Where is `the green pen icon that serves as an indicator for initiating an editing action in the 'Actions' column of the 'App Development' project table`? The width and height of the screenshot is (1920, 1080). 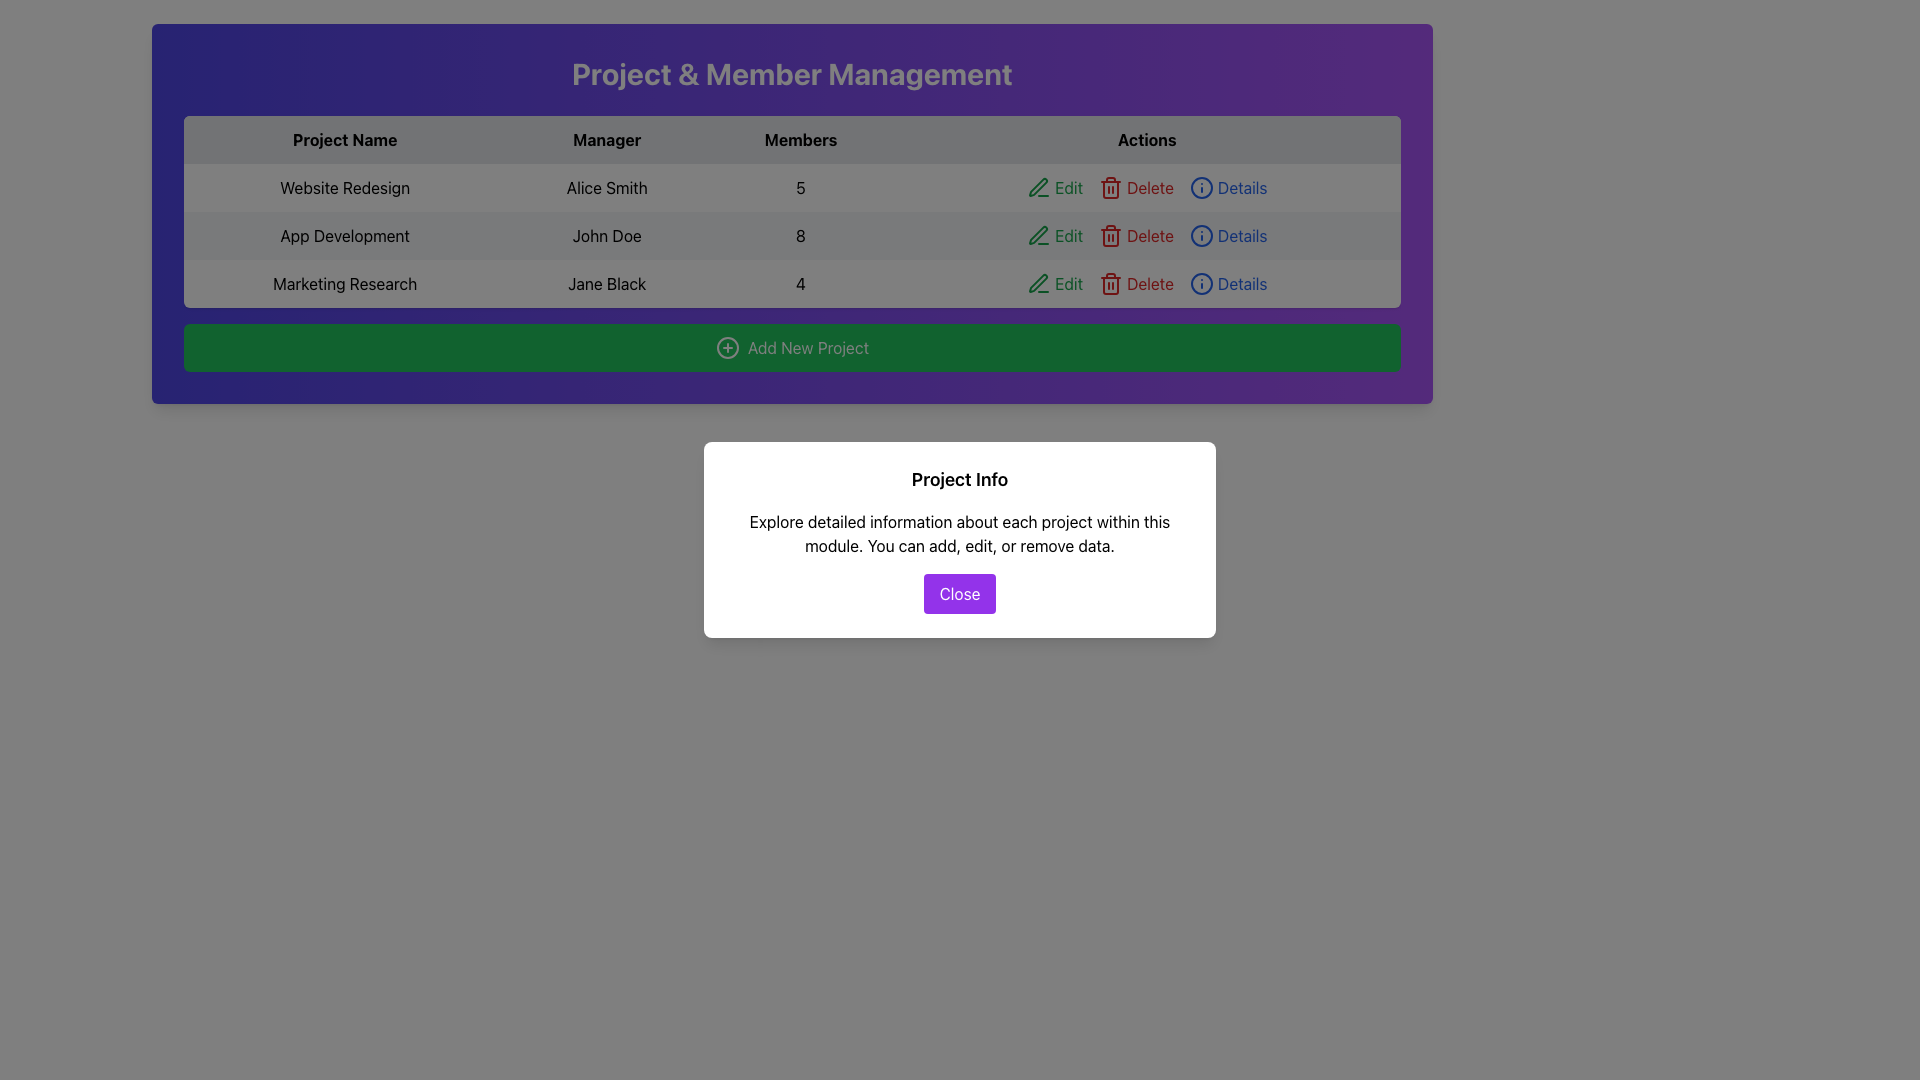 the green pen icon that serves as an indicator for initiating an editing action in the 'Actions' column of the 'App Development' project table is located at coordinates (1039, 234).